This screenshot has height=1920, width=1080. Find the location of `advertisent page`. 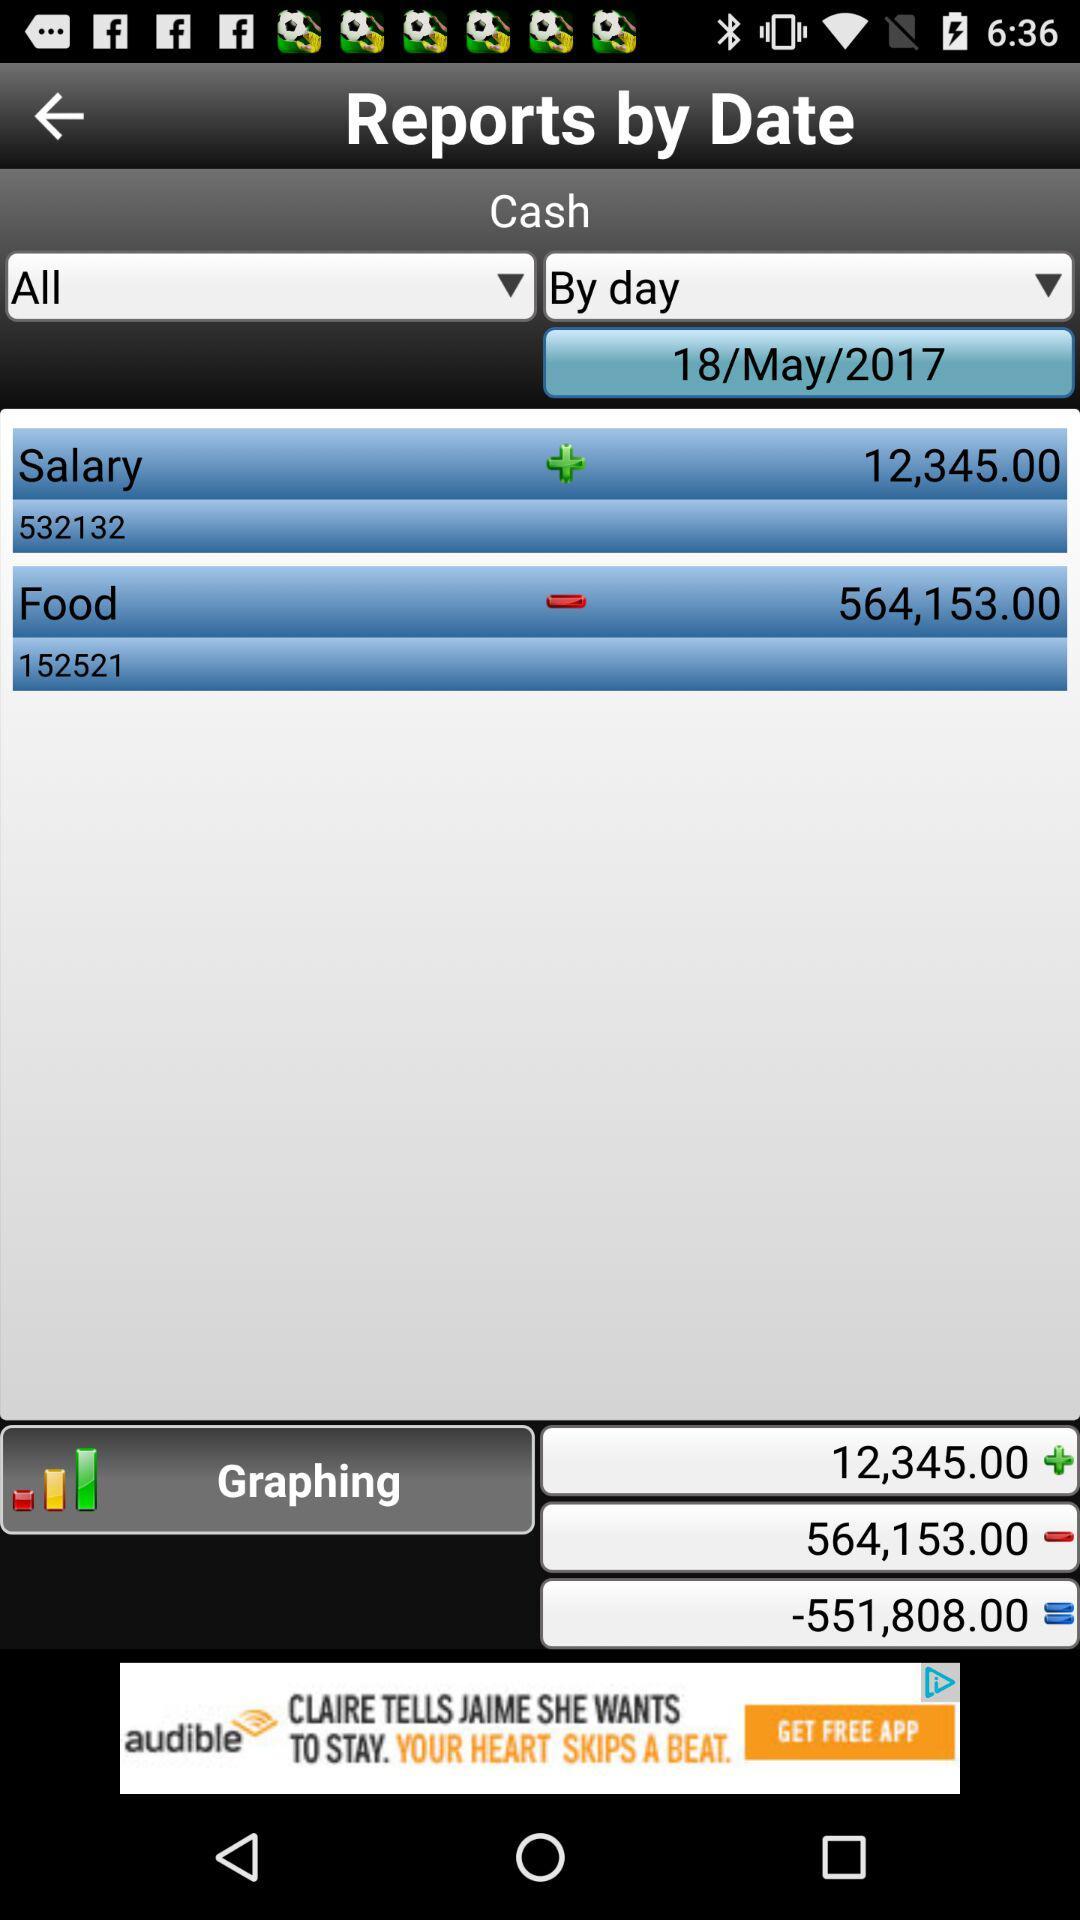

advertisent page is located at coordinates (540, 1727).